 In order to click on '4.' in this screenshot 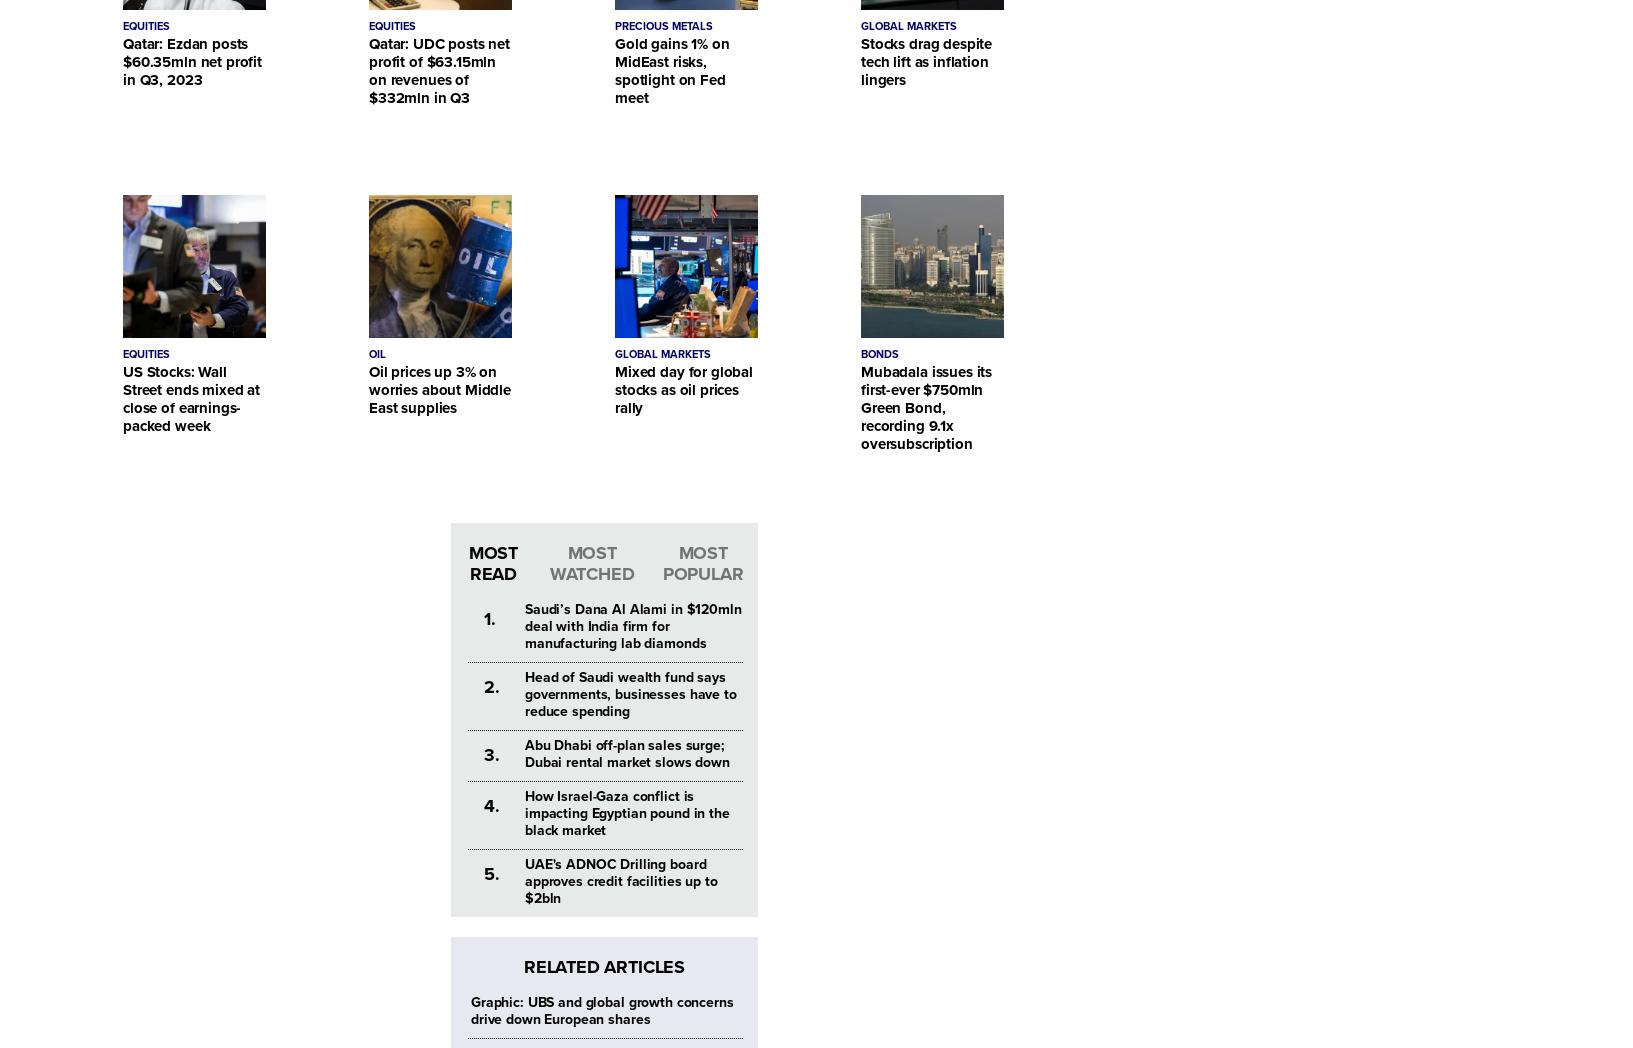, I will do `click(491, 805)`.